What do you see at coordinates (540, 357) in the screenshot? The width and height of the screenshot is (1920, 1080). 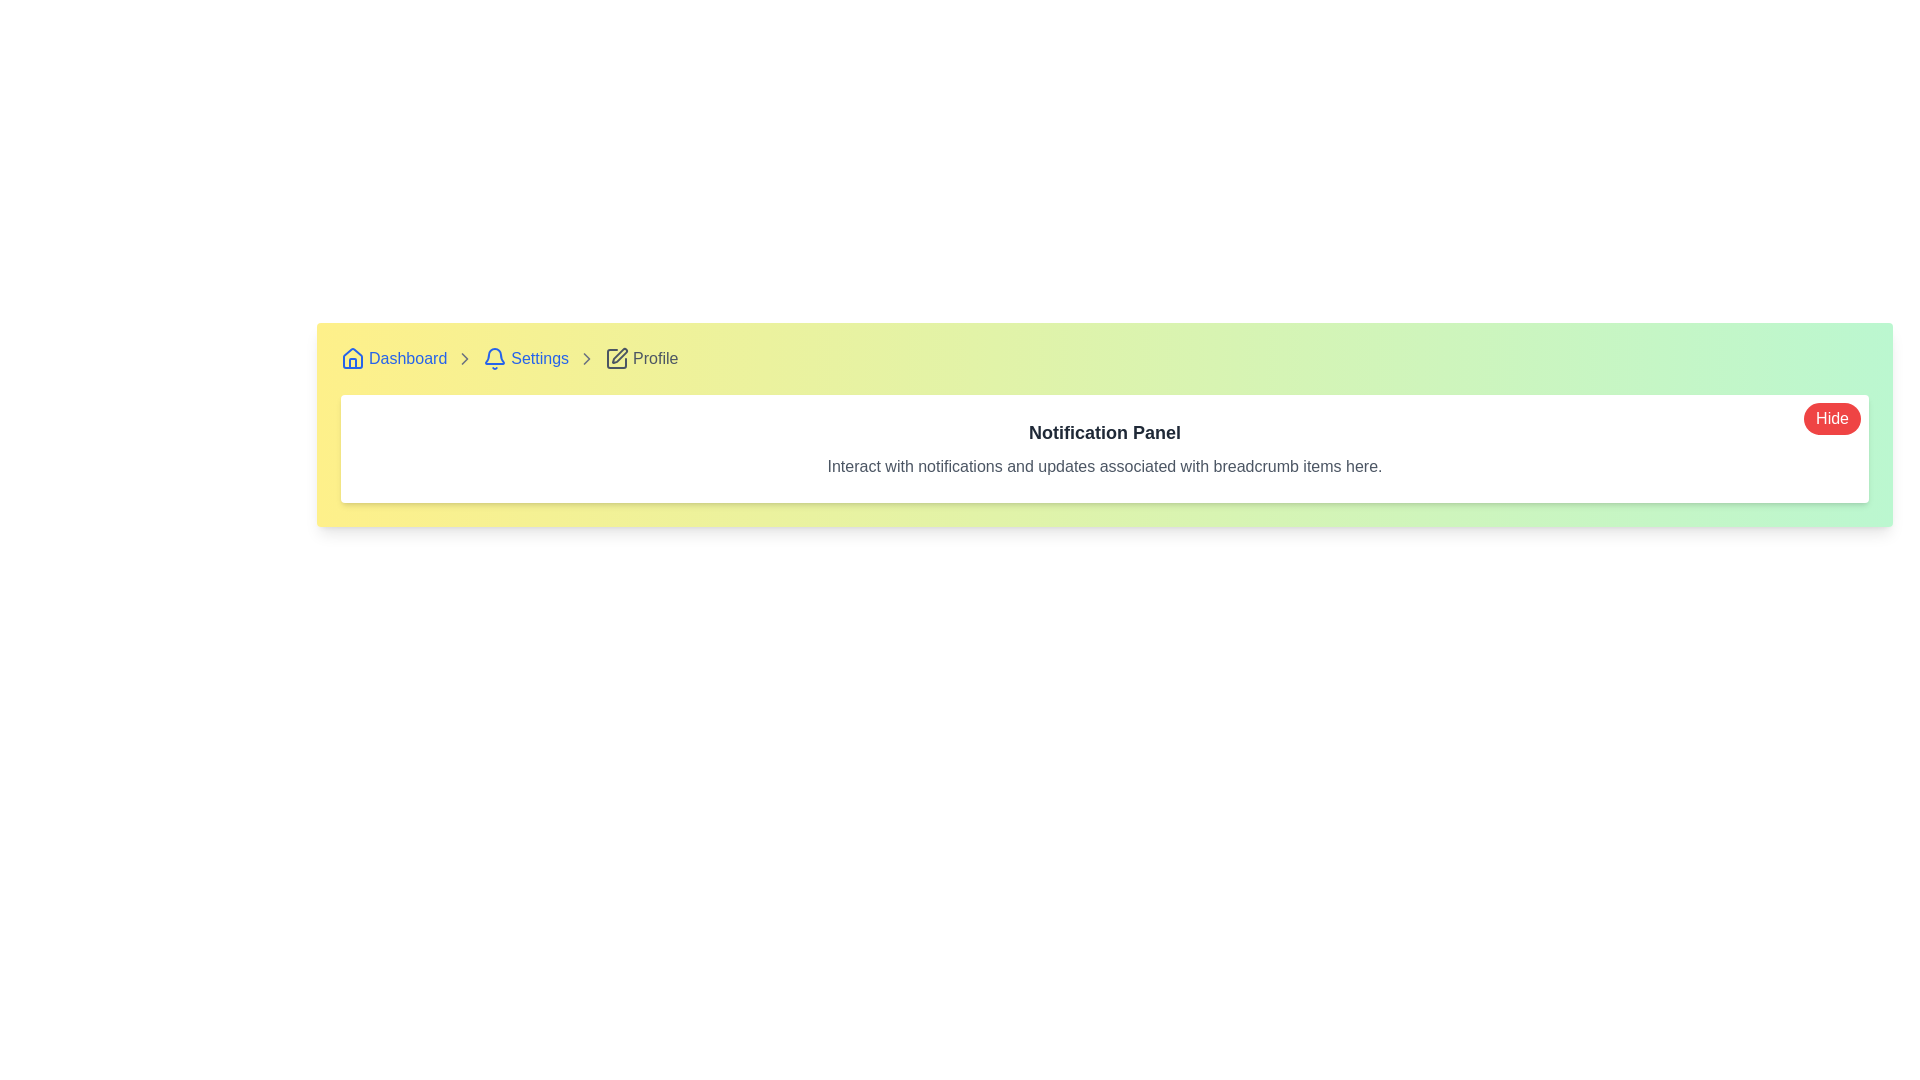 I see `the 'Settings' text link located` at bounding box center [540, 357].